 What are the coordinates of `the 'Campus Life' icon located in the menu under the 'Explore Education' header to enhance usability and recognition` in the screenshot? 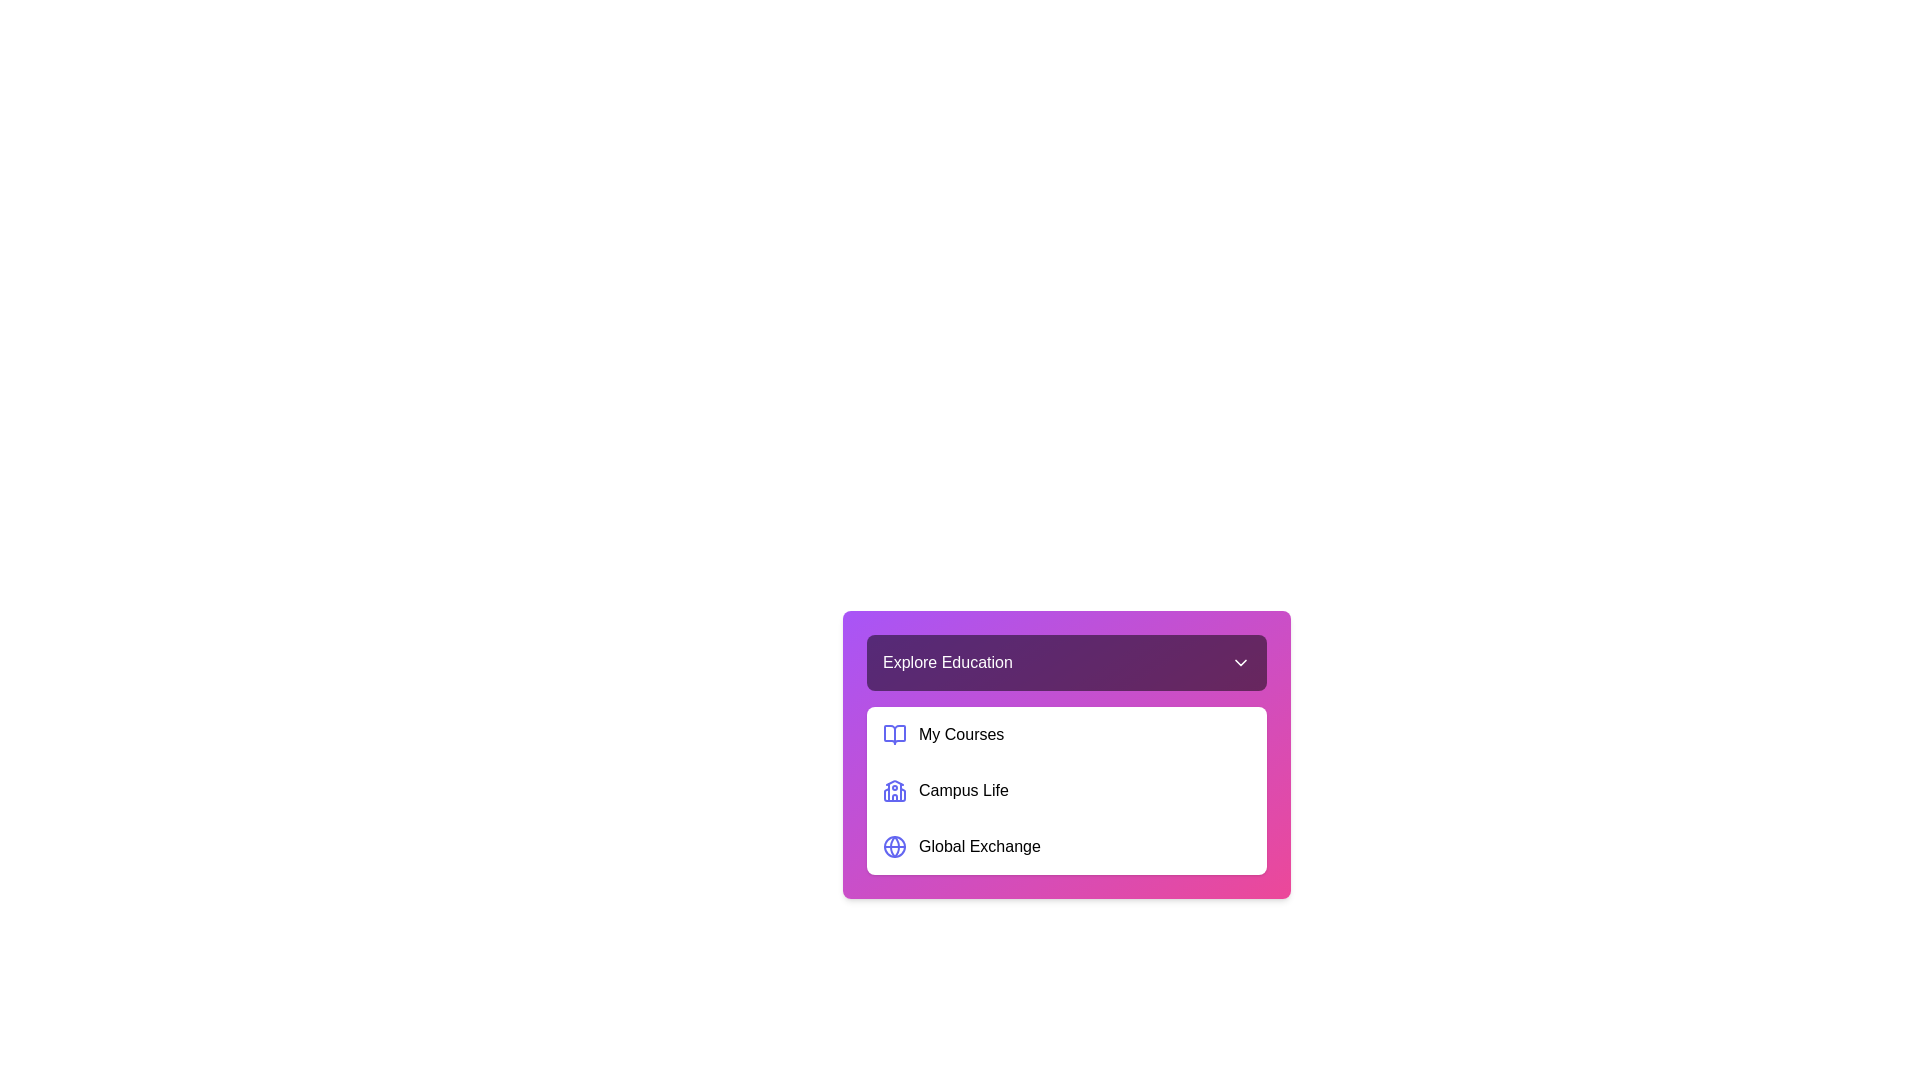 It's located at (893, 789).